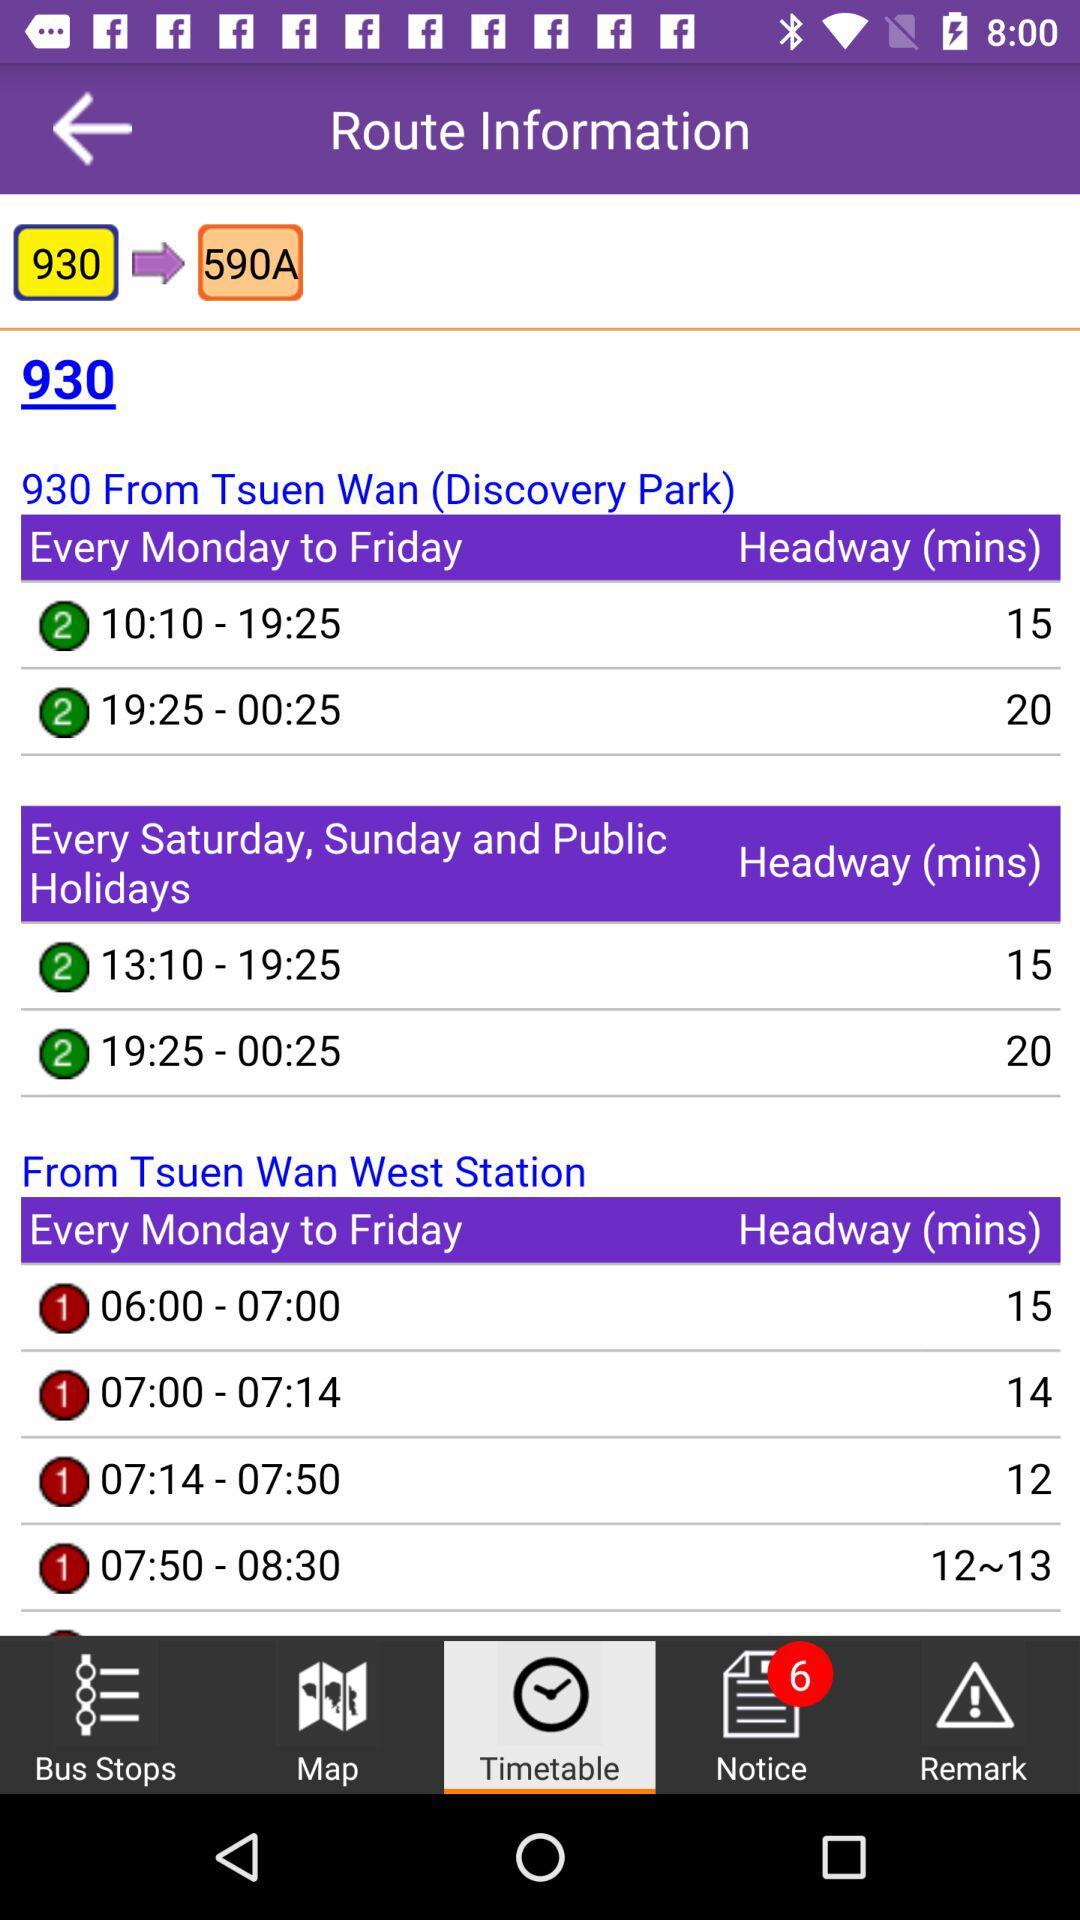  I want to click on the arrow_backward icon, so click(92, 127).